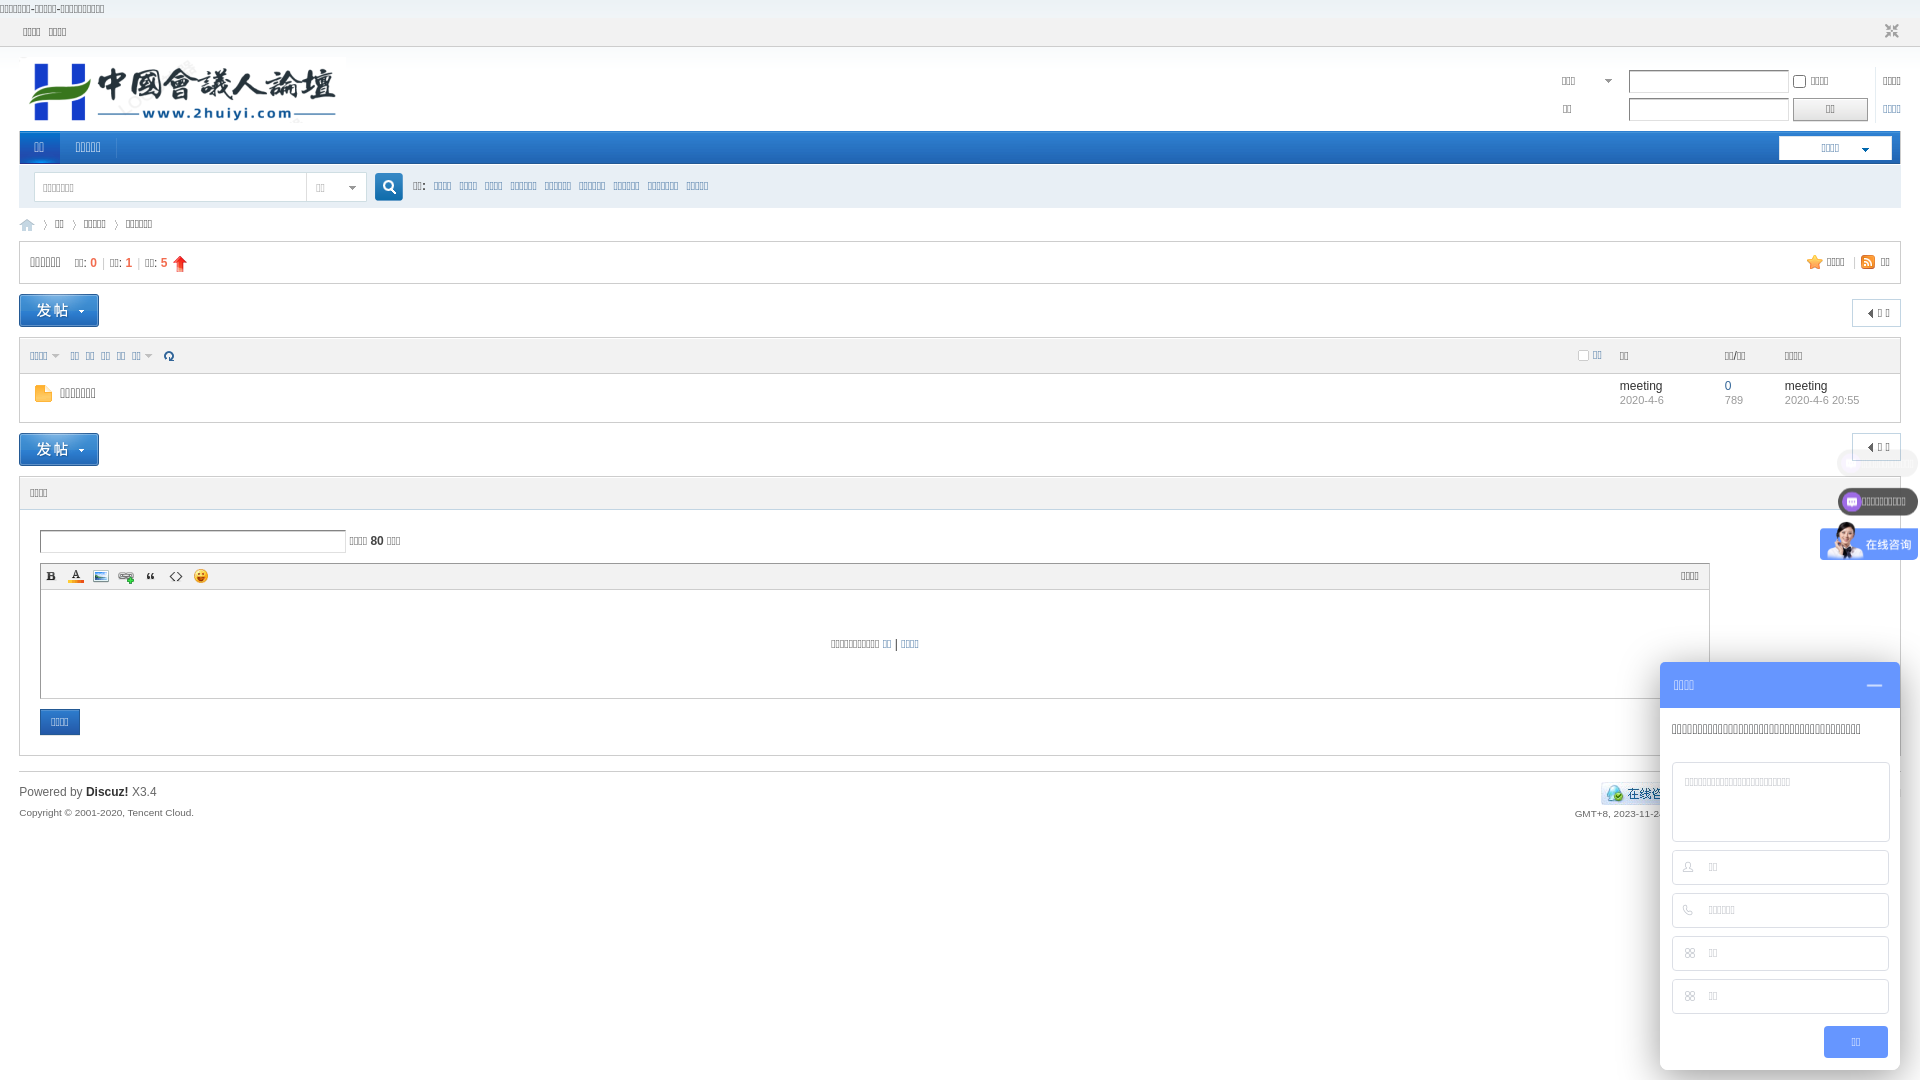  What do you see at coordinates (106, 790) in the screenshot?
I see `'Discuz!'` at bounding box center [106, 790].